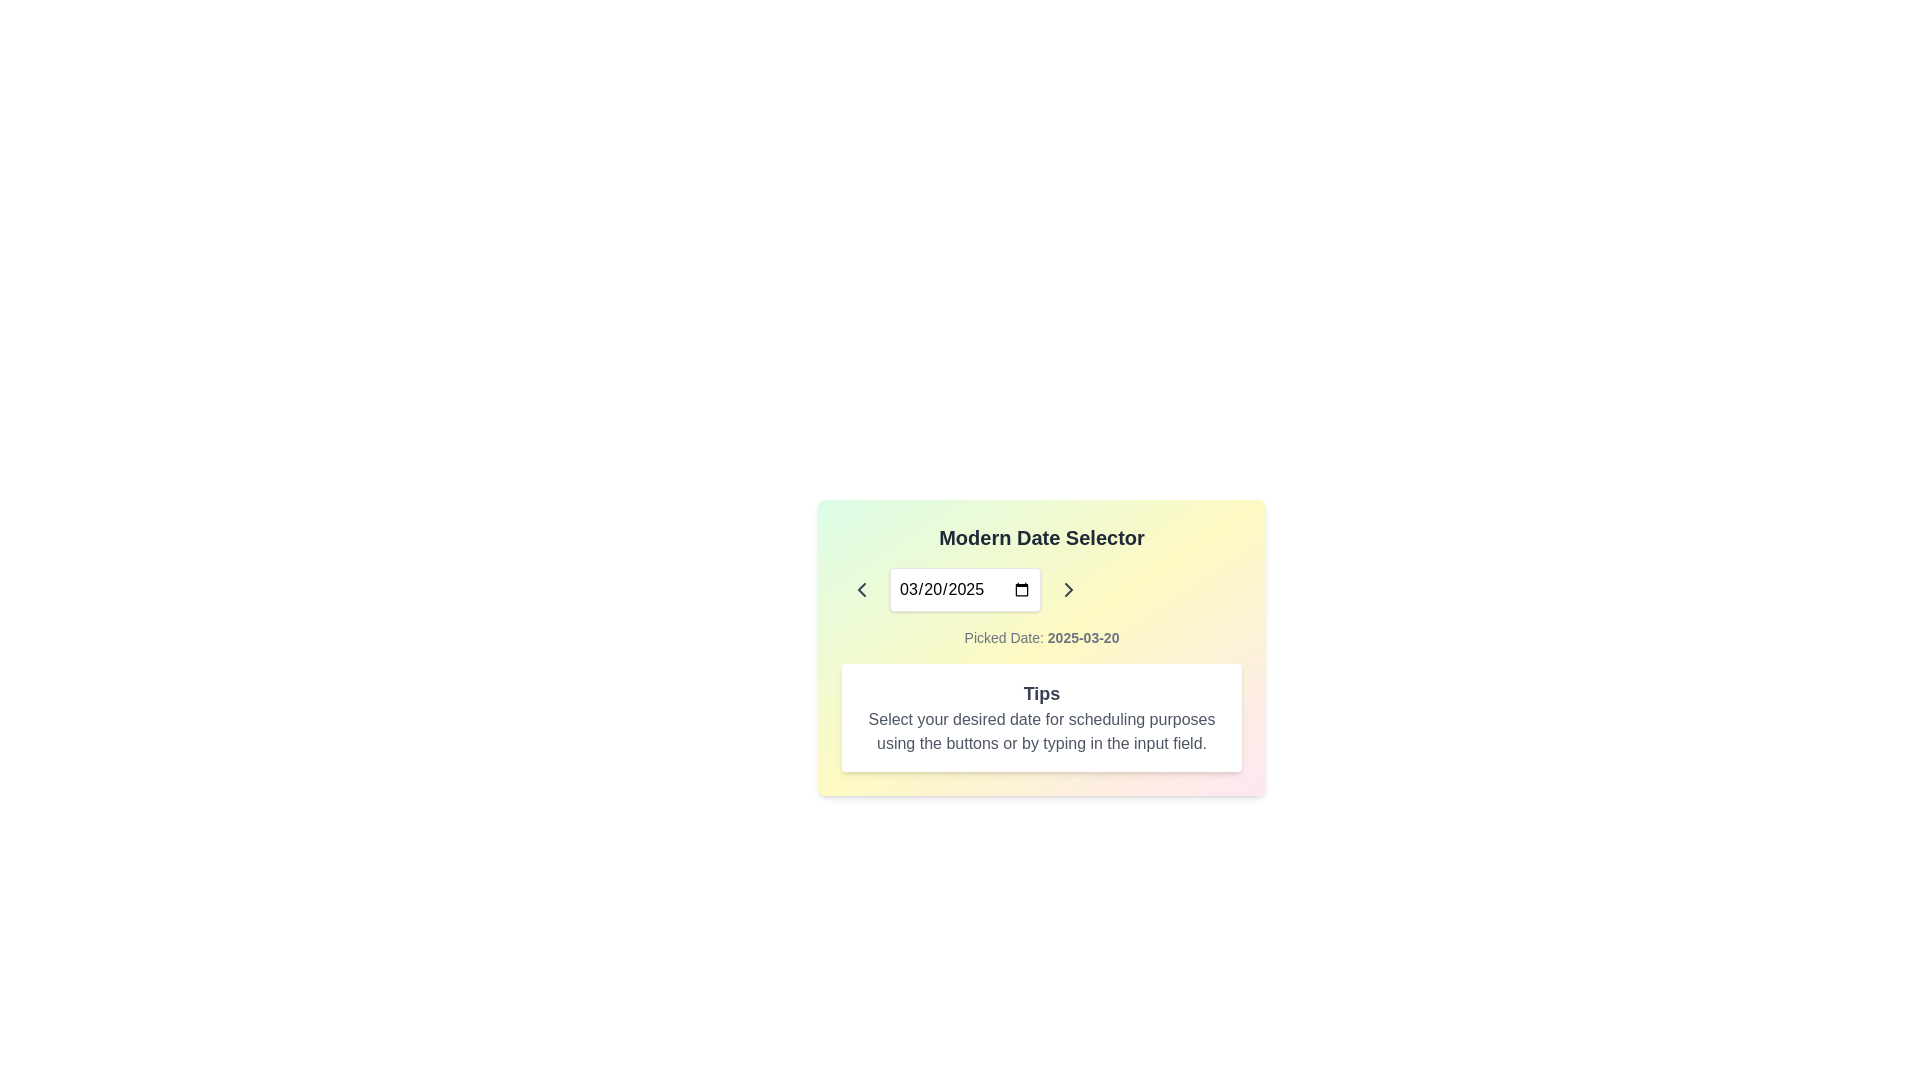 This screenshot has height=1080, width=1920. What do you see at coordinates (1068, 589) in the screenshot?
I see `the right-facing chevron icon with a thin border and medium gray color in the modern date selector interface` at bounding box center [1068, 589].